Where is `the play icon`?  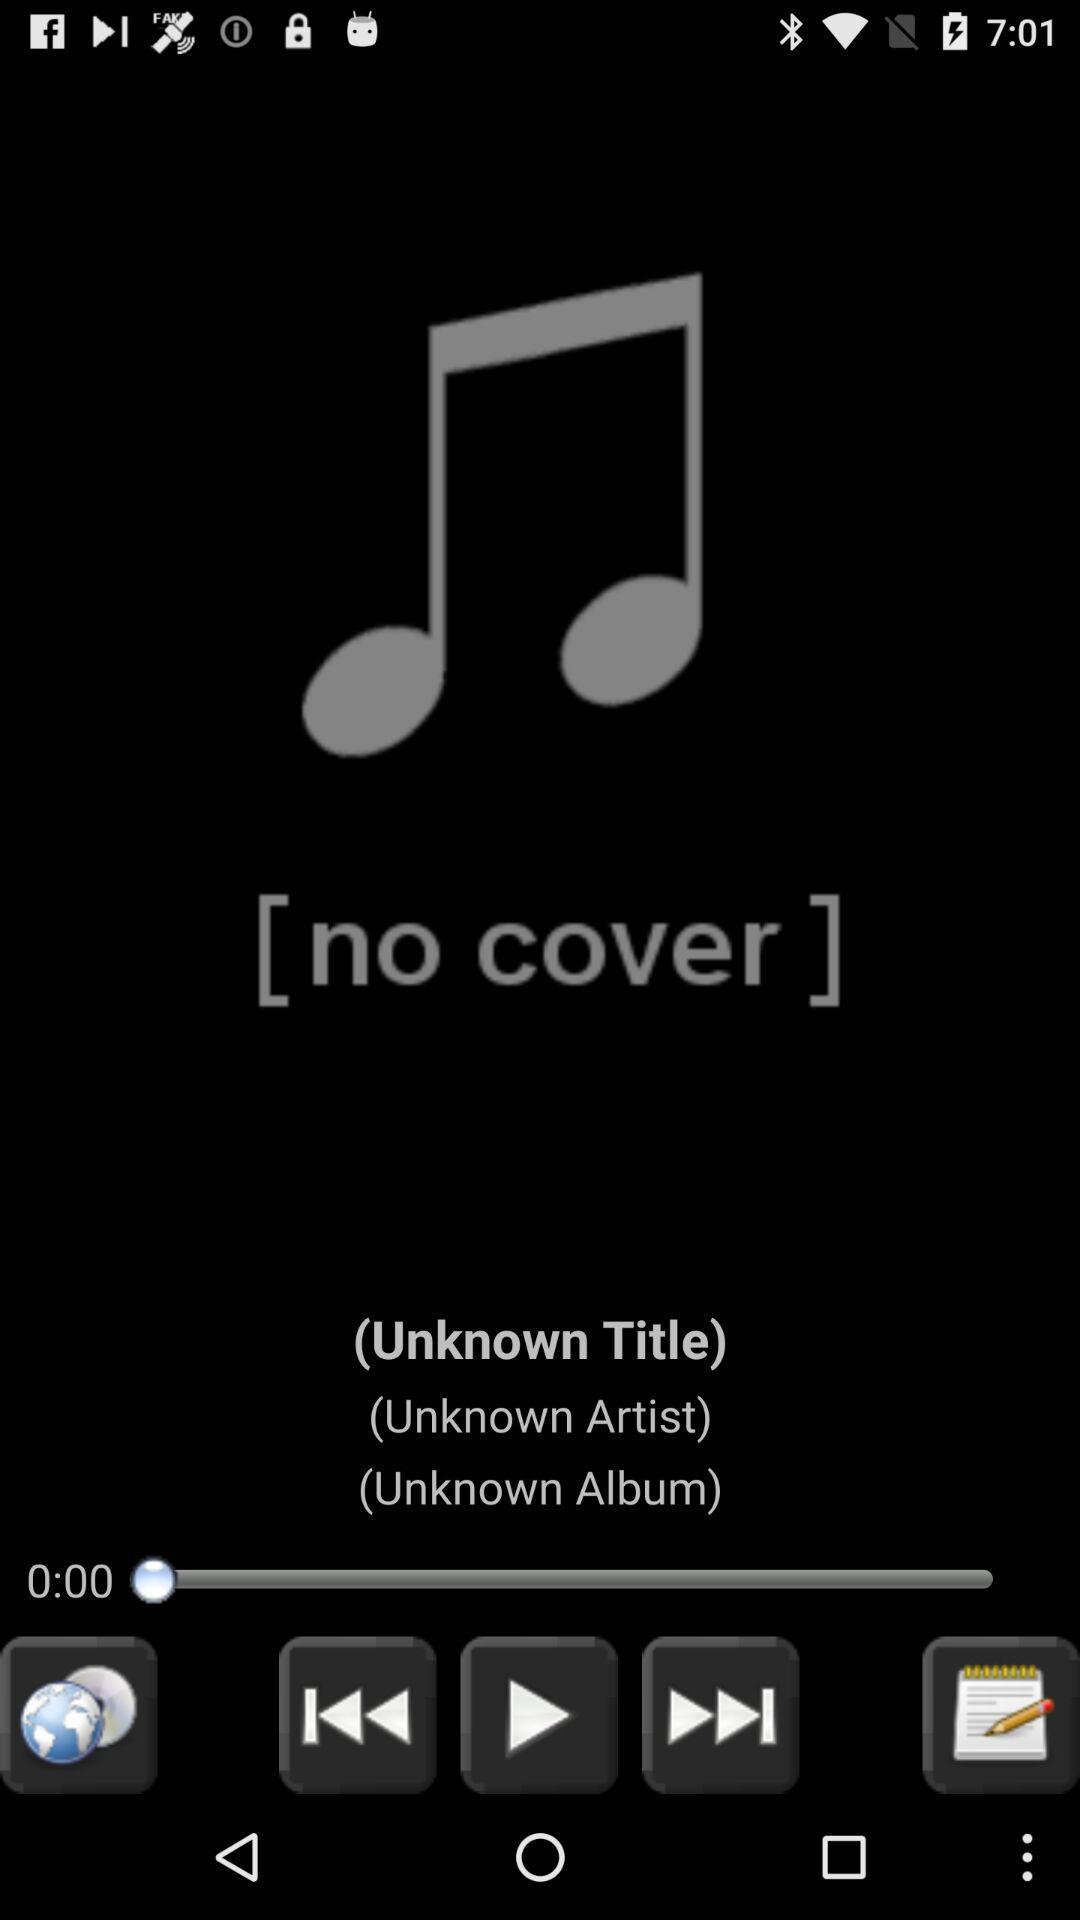 the play icon is located at coordinates (538, 1835).